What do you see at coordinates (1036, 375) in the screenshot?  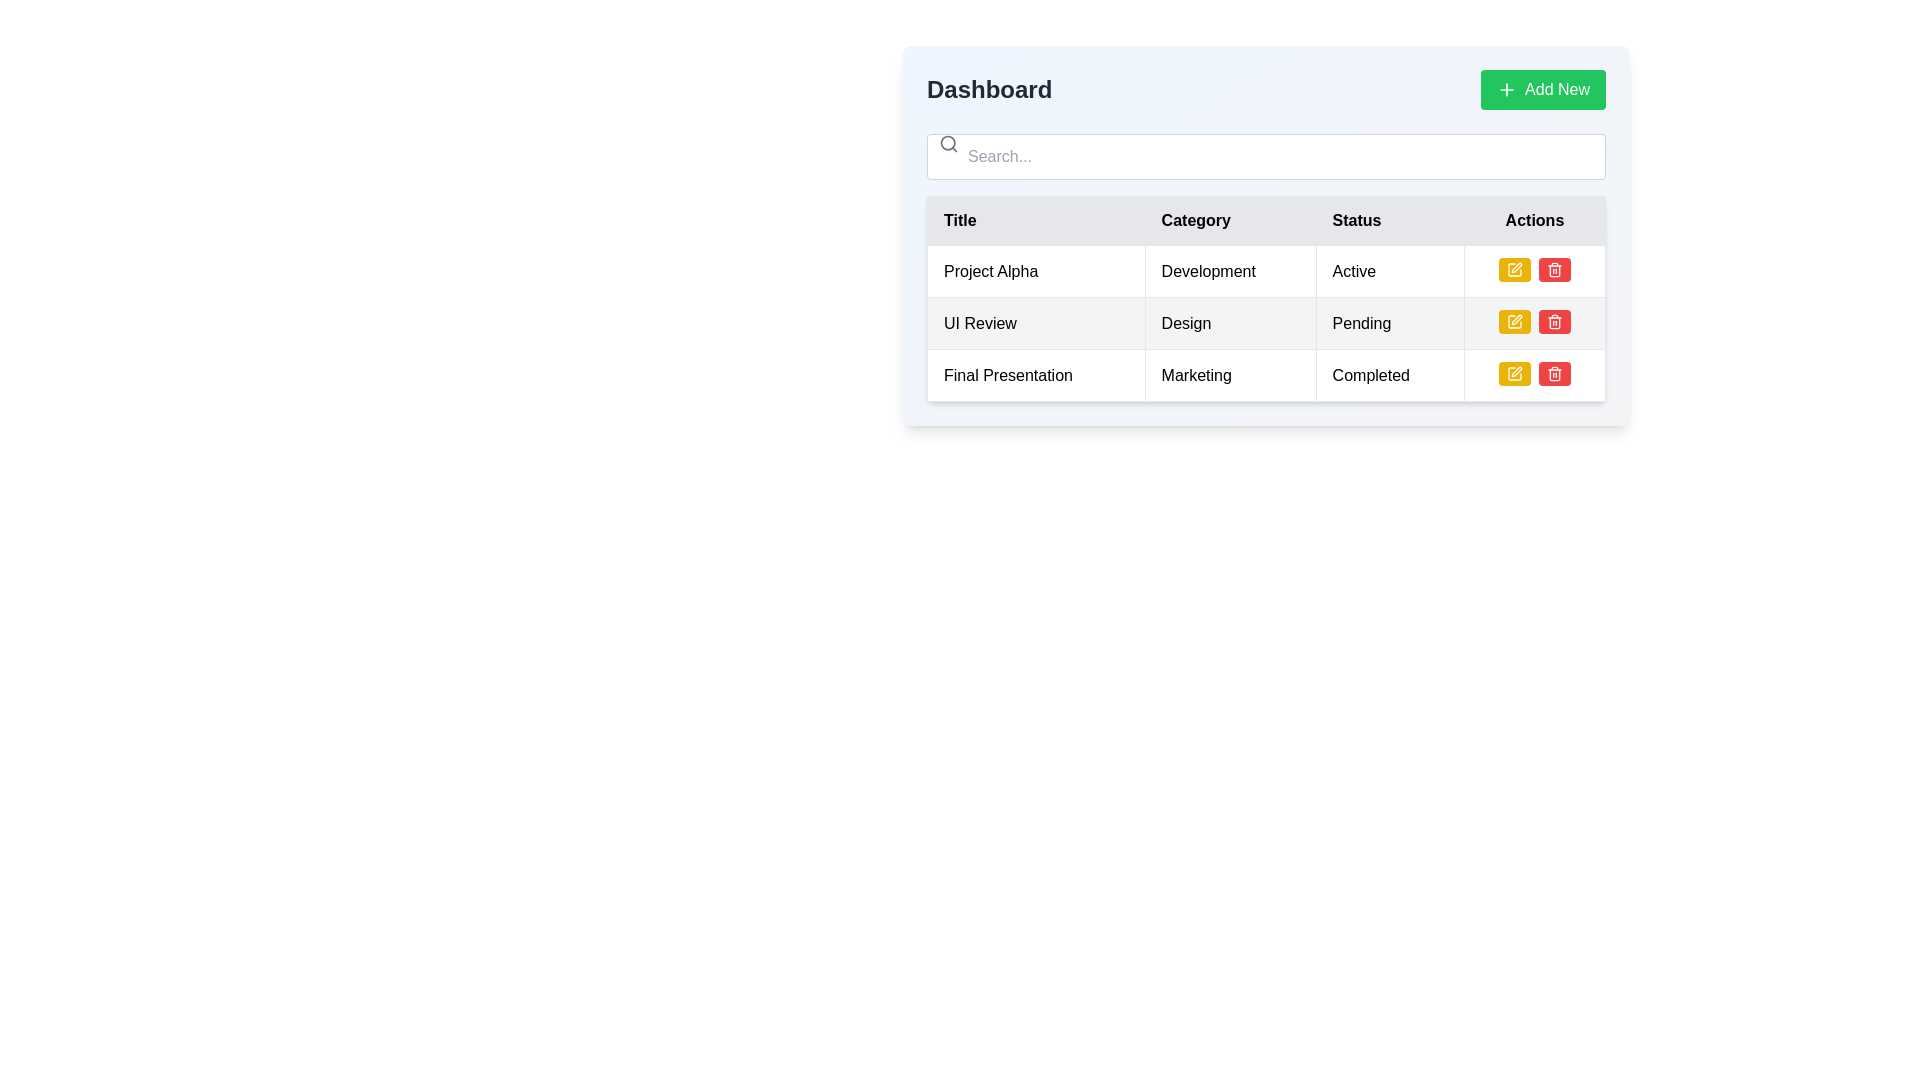 I see `text from the Text label displaying 'Final Presentation' located in the third row of the table under the 'Title' column` at bounding box center [1036, 375].